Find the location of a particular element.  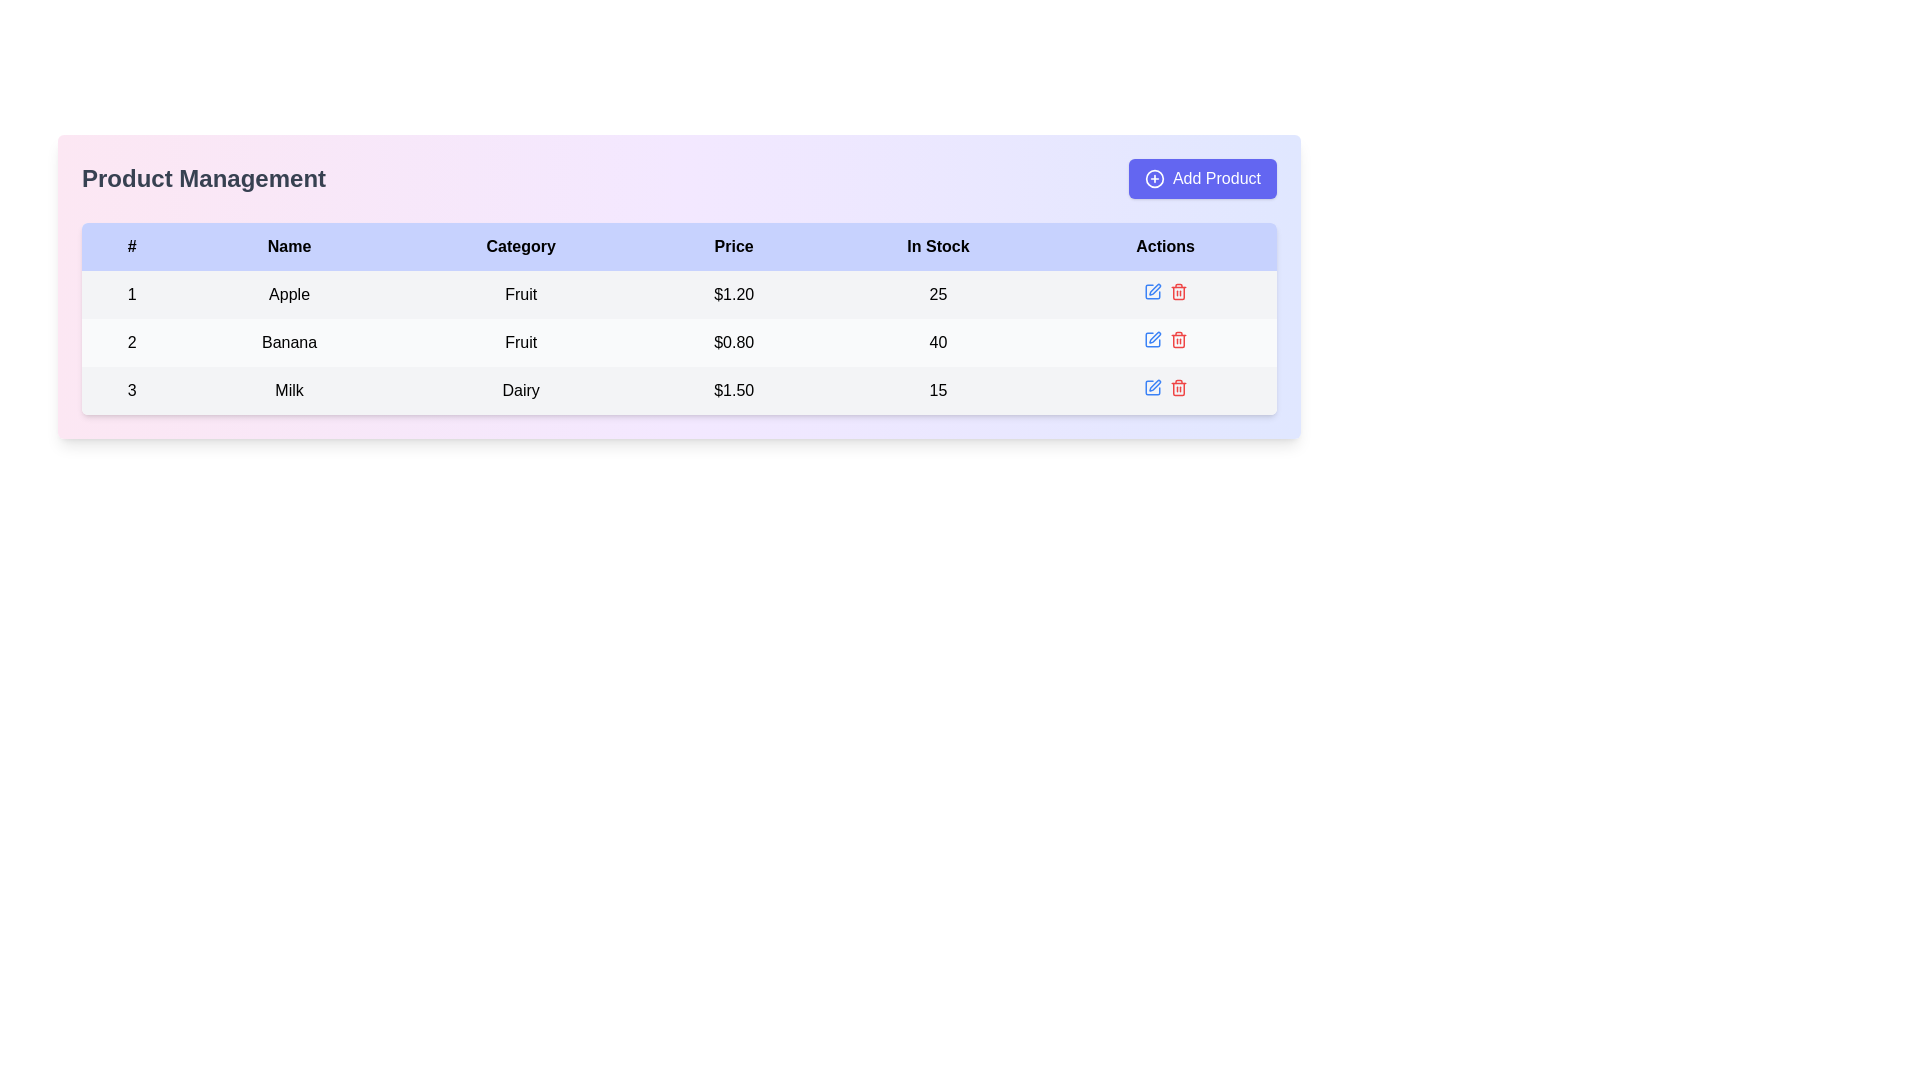

the second row of the product details table, which displays information about the product's name, category, price, and stock quantity is located at coordinates (679, 342).